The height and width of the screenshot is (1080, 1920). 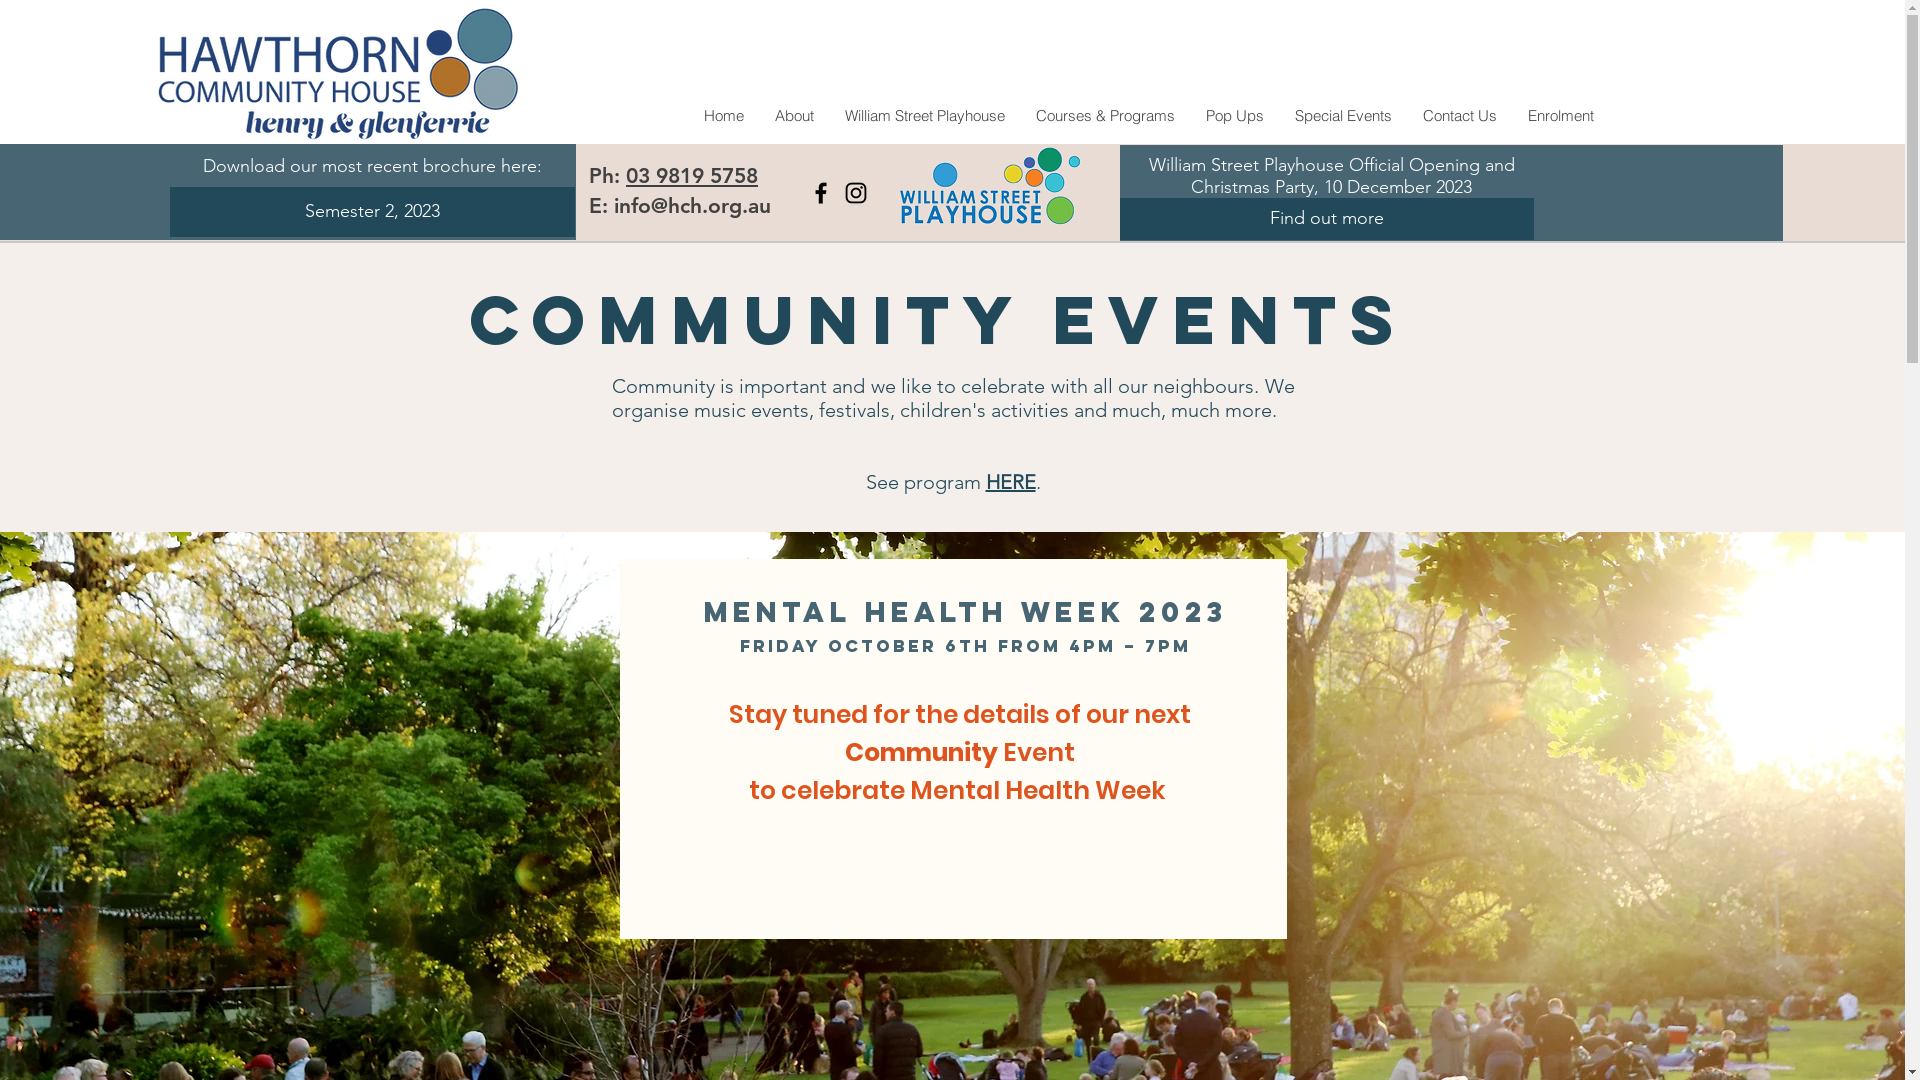 I want to click on 'Courses & Programs', so click(x=1103, y=115).